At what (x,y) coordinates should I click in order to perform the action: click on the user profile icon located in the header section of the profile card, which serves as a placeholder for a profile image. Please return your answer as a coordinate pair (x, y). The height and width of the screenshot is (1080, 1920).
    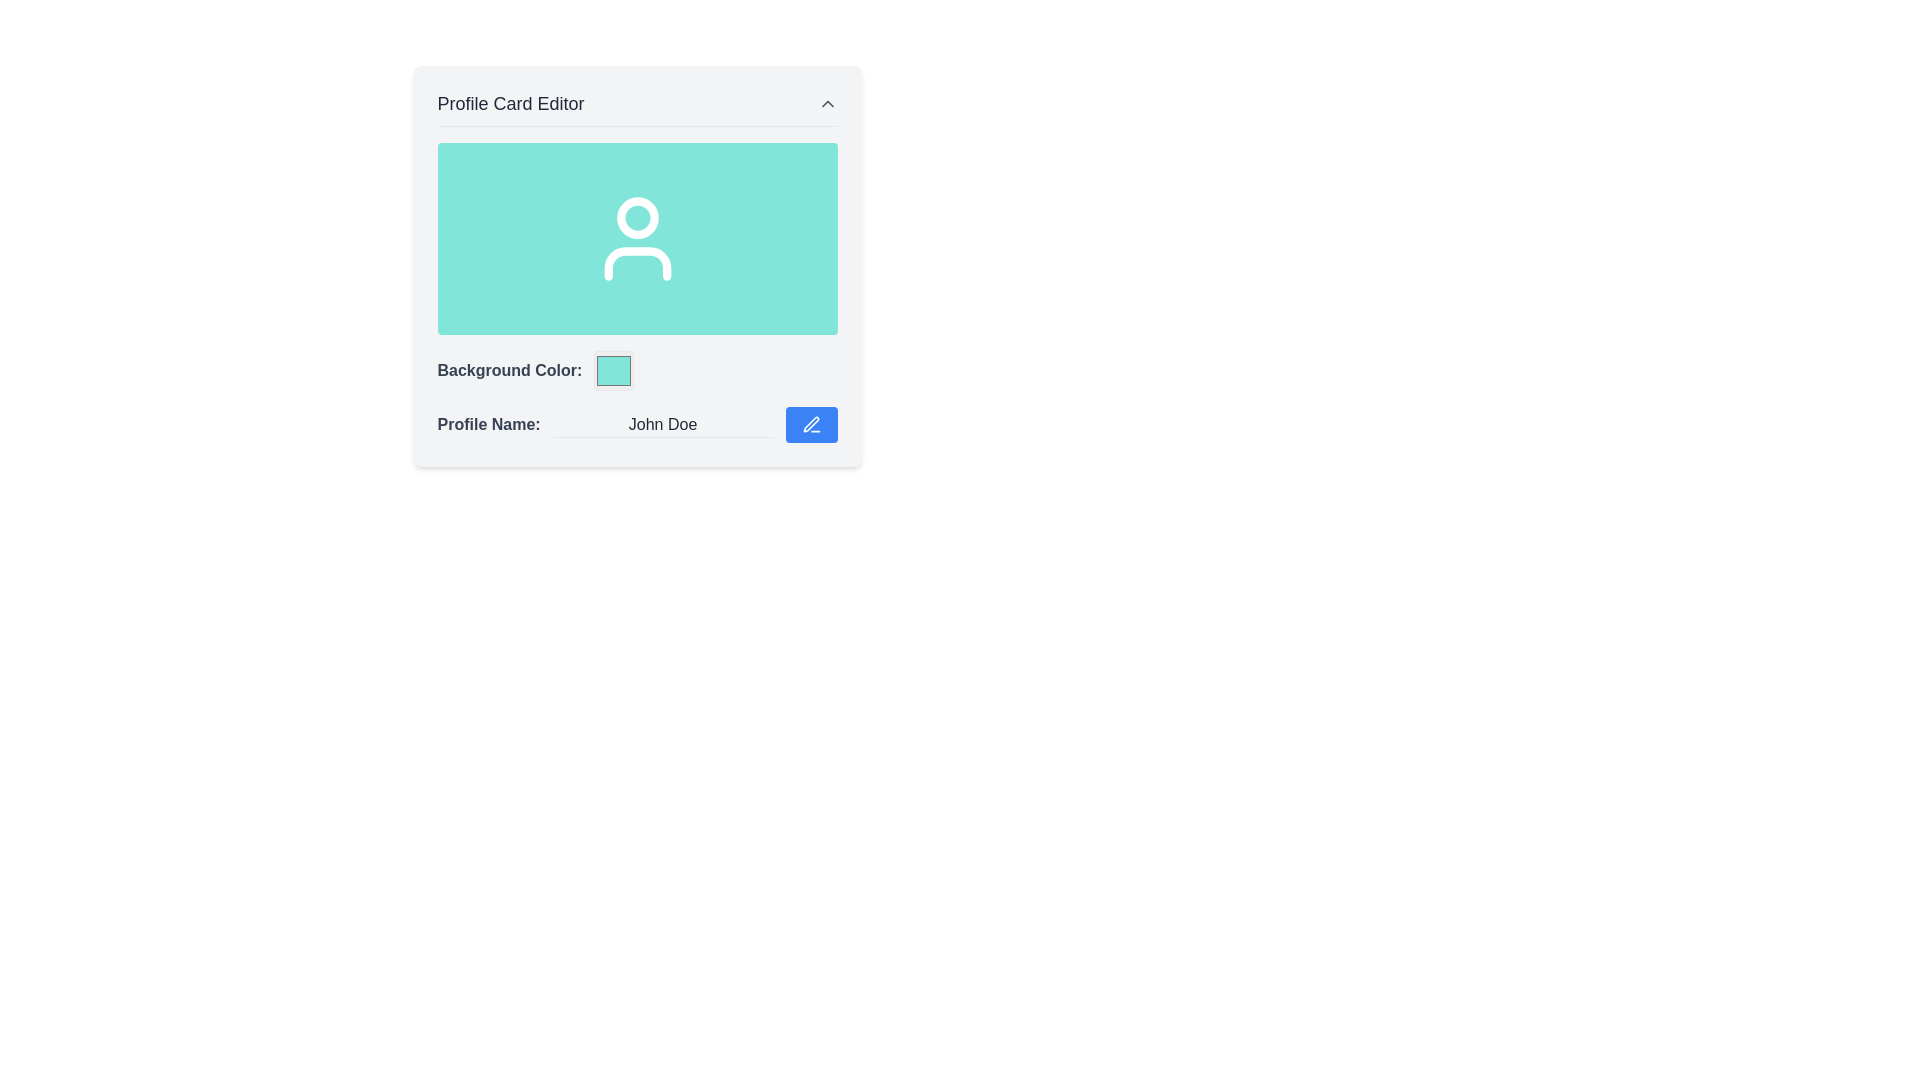
    Looking at the image, I should click on (636, 238).